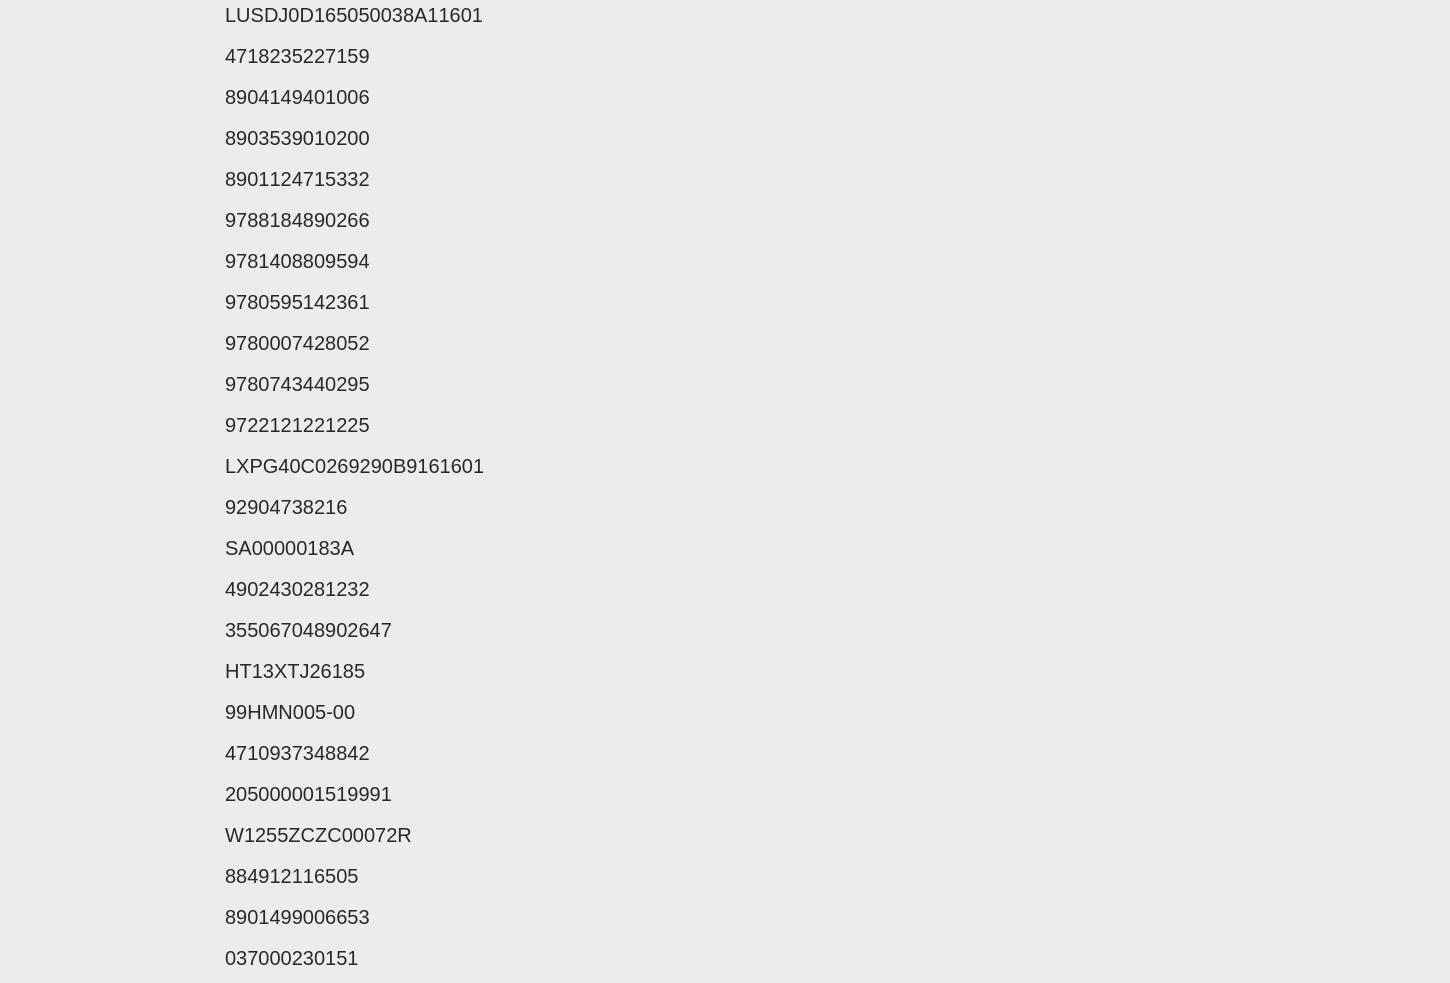  I want to click on 'LXPG40C0269290B9161601', so click(224, 465).